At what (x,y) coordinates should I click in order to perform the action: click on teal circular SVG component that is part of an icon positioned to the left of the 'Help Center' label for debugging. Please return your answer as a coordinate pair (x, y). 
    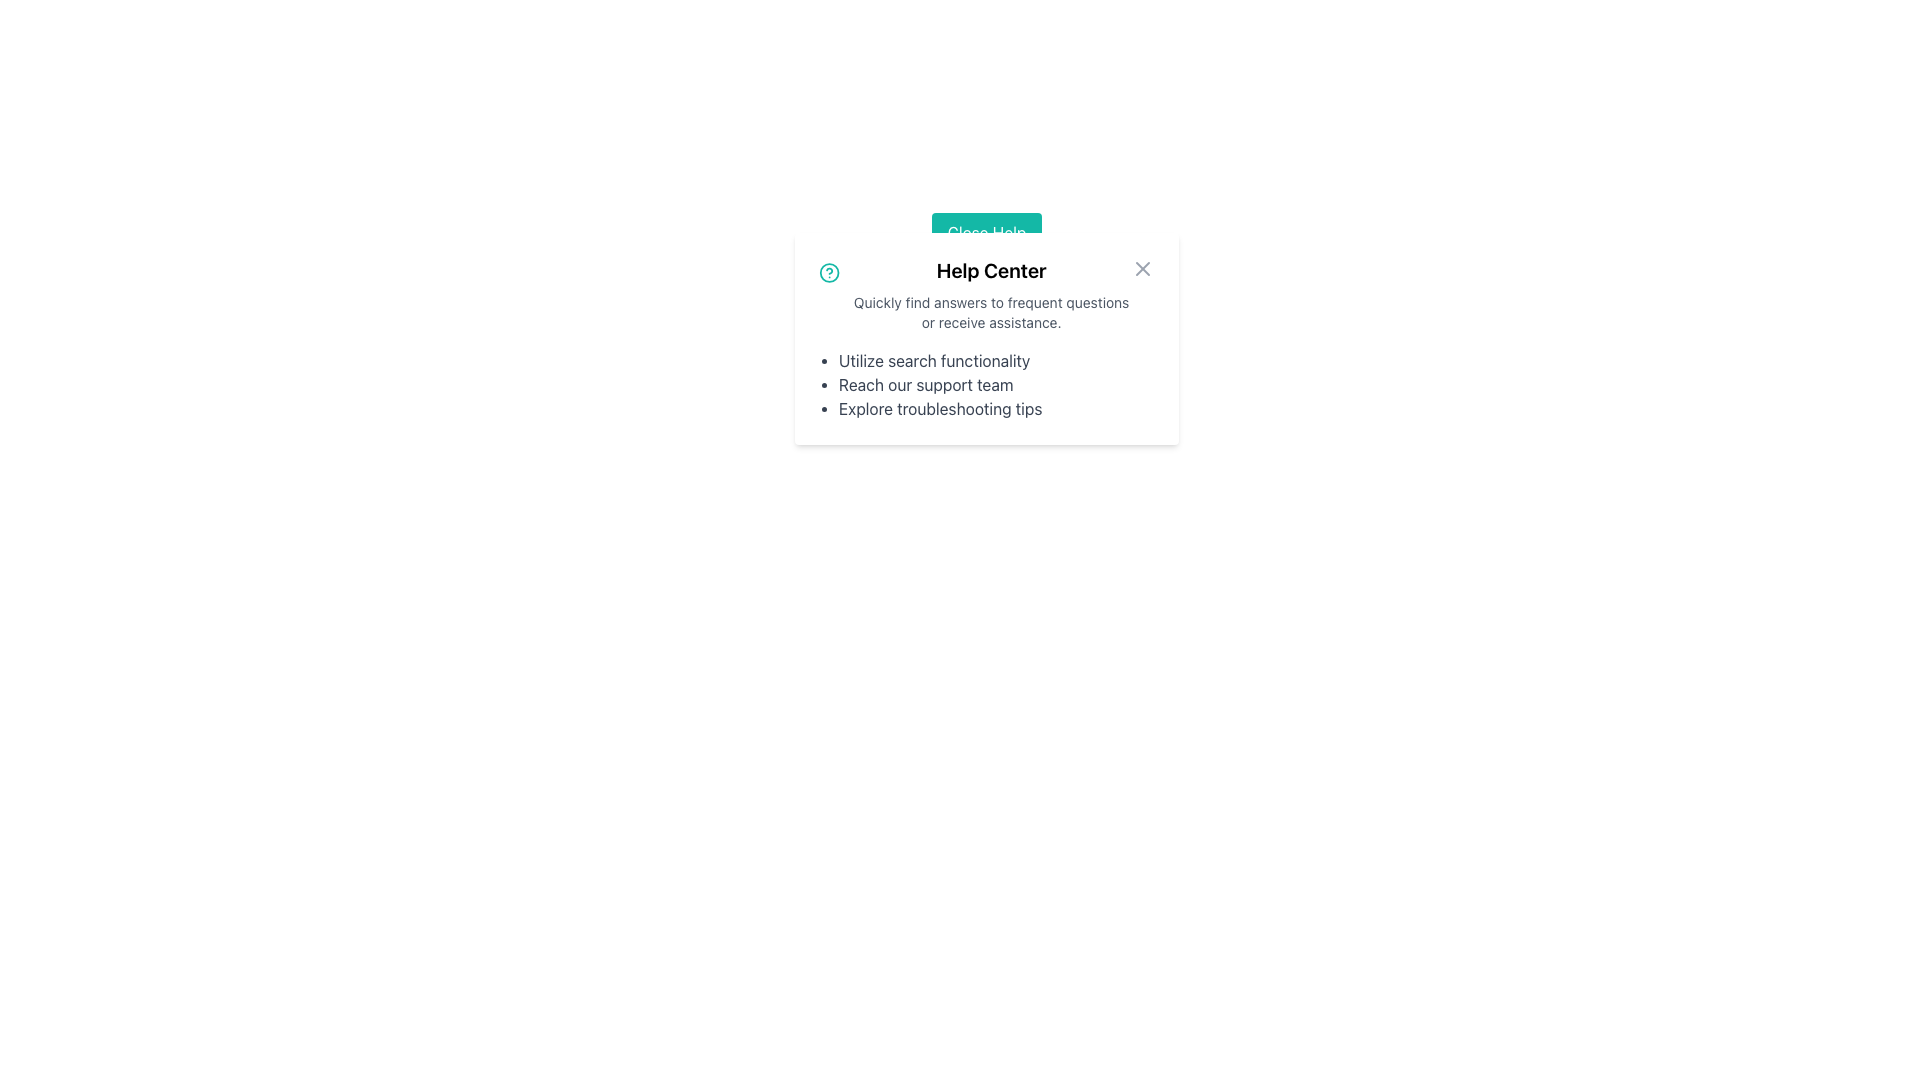
    Looking at the image, I should click on (829, 273).